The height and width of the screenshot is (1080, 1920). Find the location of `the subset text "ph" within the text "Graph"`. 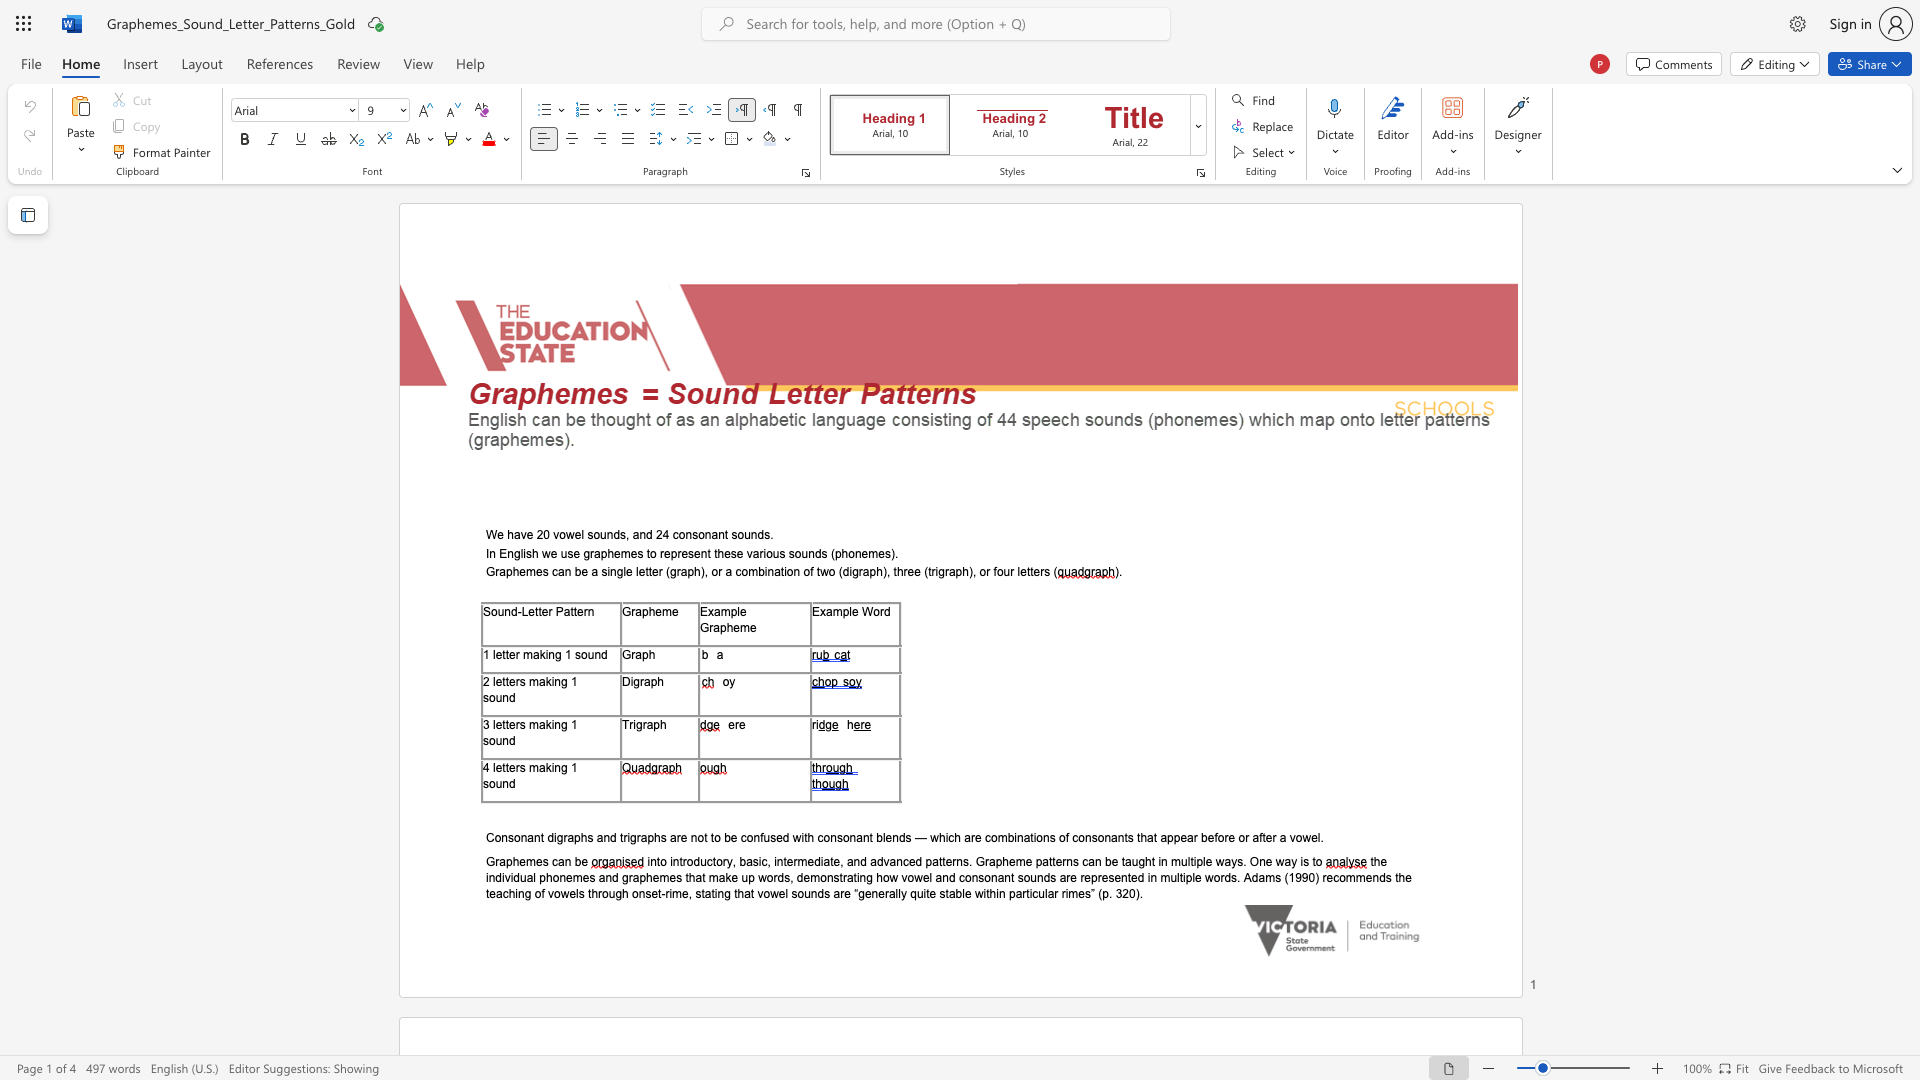

the subset text "ph" within the text "Graph" is located at coordinates (642, 654).